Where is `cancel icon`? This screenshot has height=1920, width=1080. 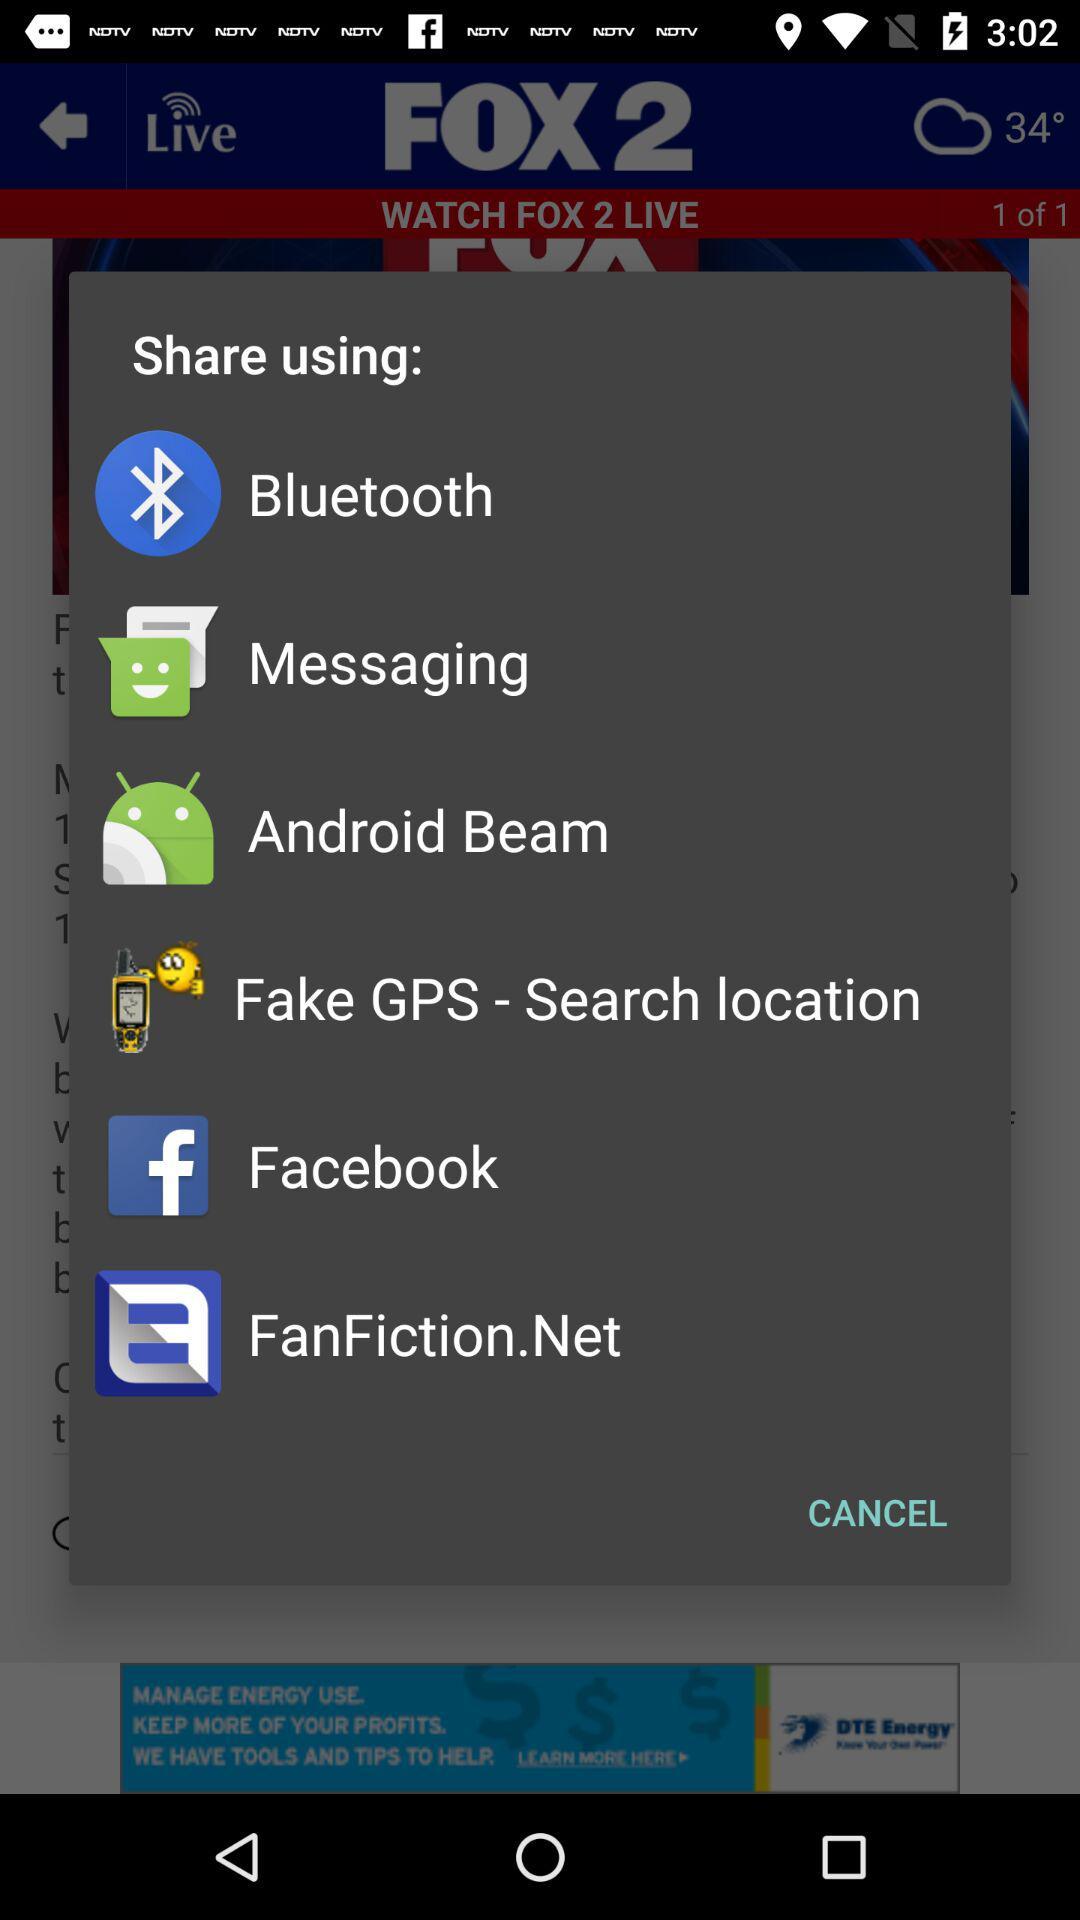
cancel icon is located at coordinates (876, 1512).